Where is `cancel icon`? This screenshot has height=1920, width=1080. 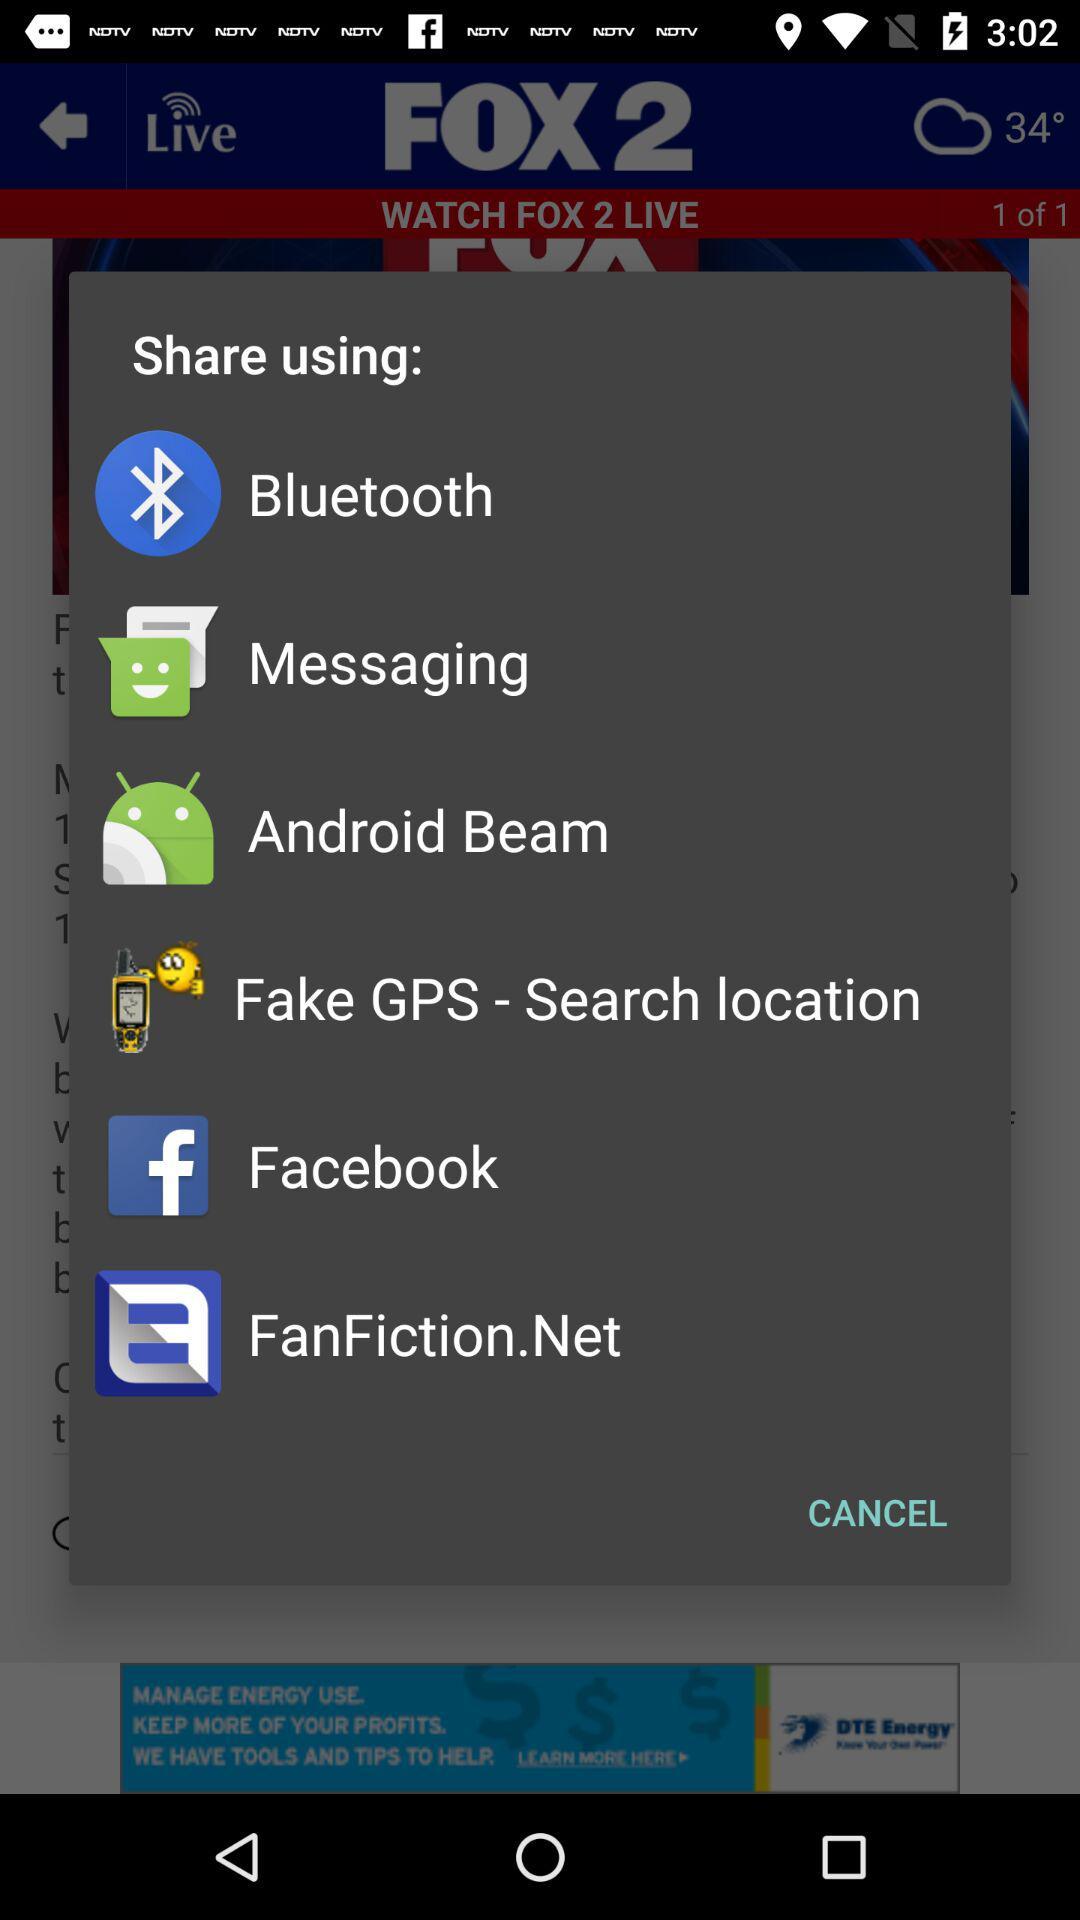
cancel icon is located at coordinates (876, 1512).